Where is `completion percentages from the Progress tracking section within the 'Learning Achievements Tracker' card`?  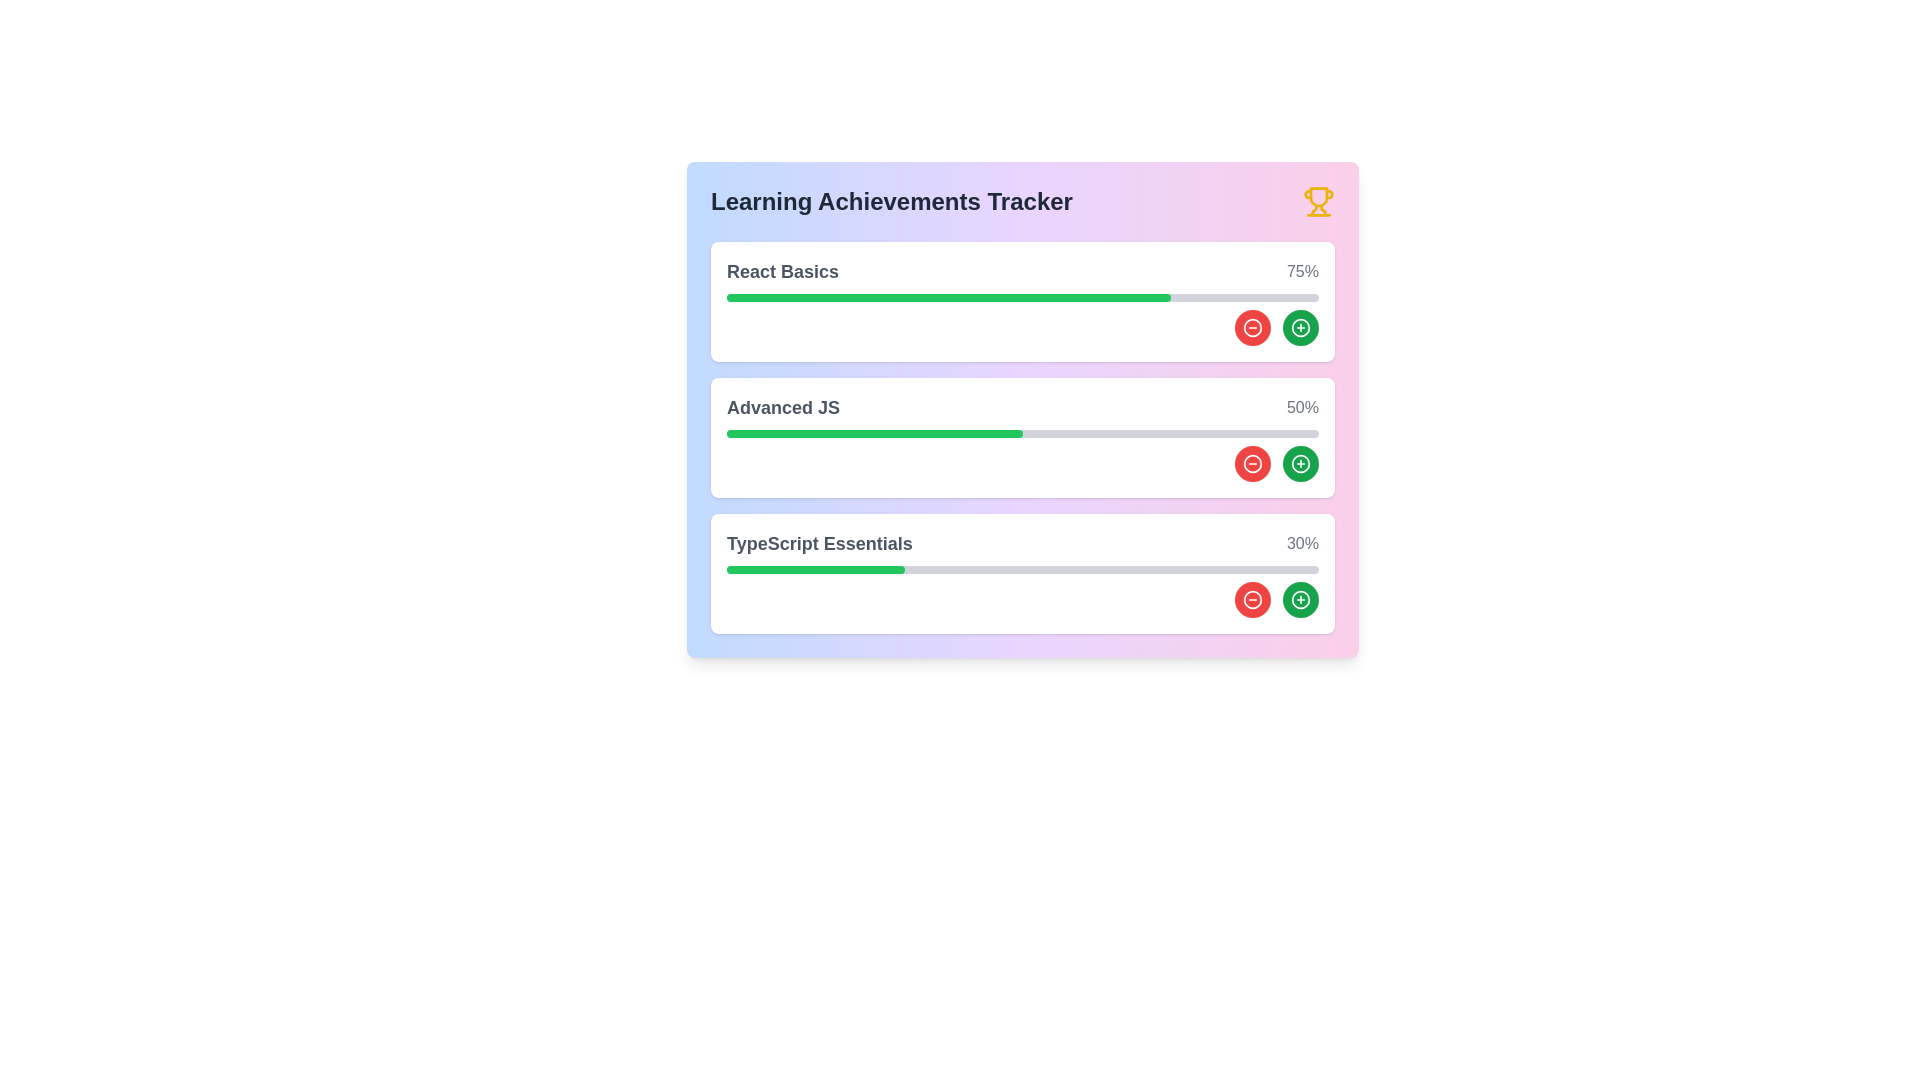
completion percentages from the Progress tracking section within the 'Learning Achievements Tracker' card is located at coordinates (1022, 437).